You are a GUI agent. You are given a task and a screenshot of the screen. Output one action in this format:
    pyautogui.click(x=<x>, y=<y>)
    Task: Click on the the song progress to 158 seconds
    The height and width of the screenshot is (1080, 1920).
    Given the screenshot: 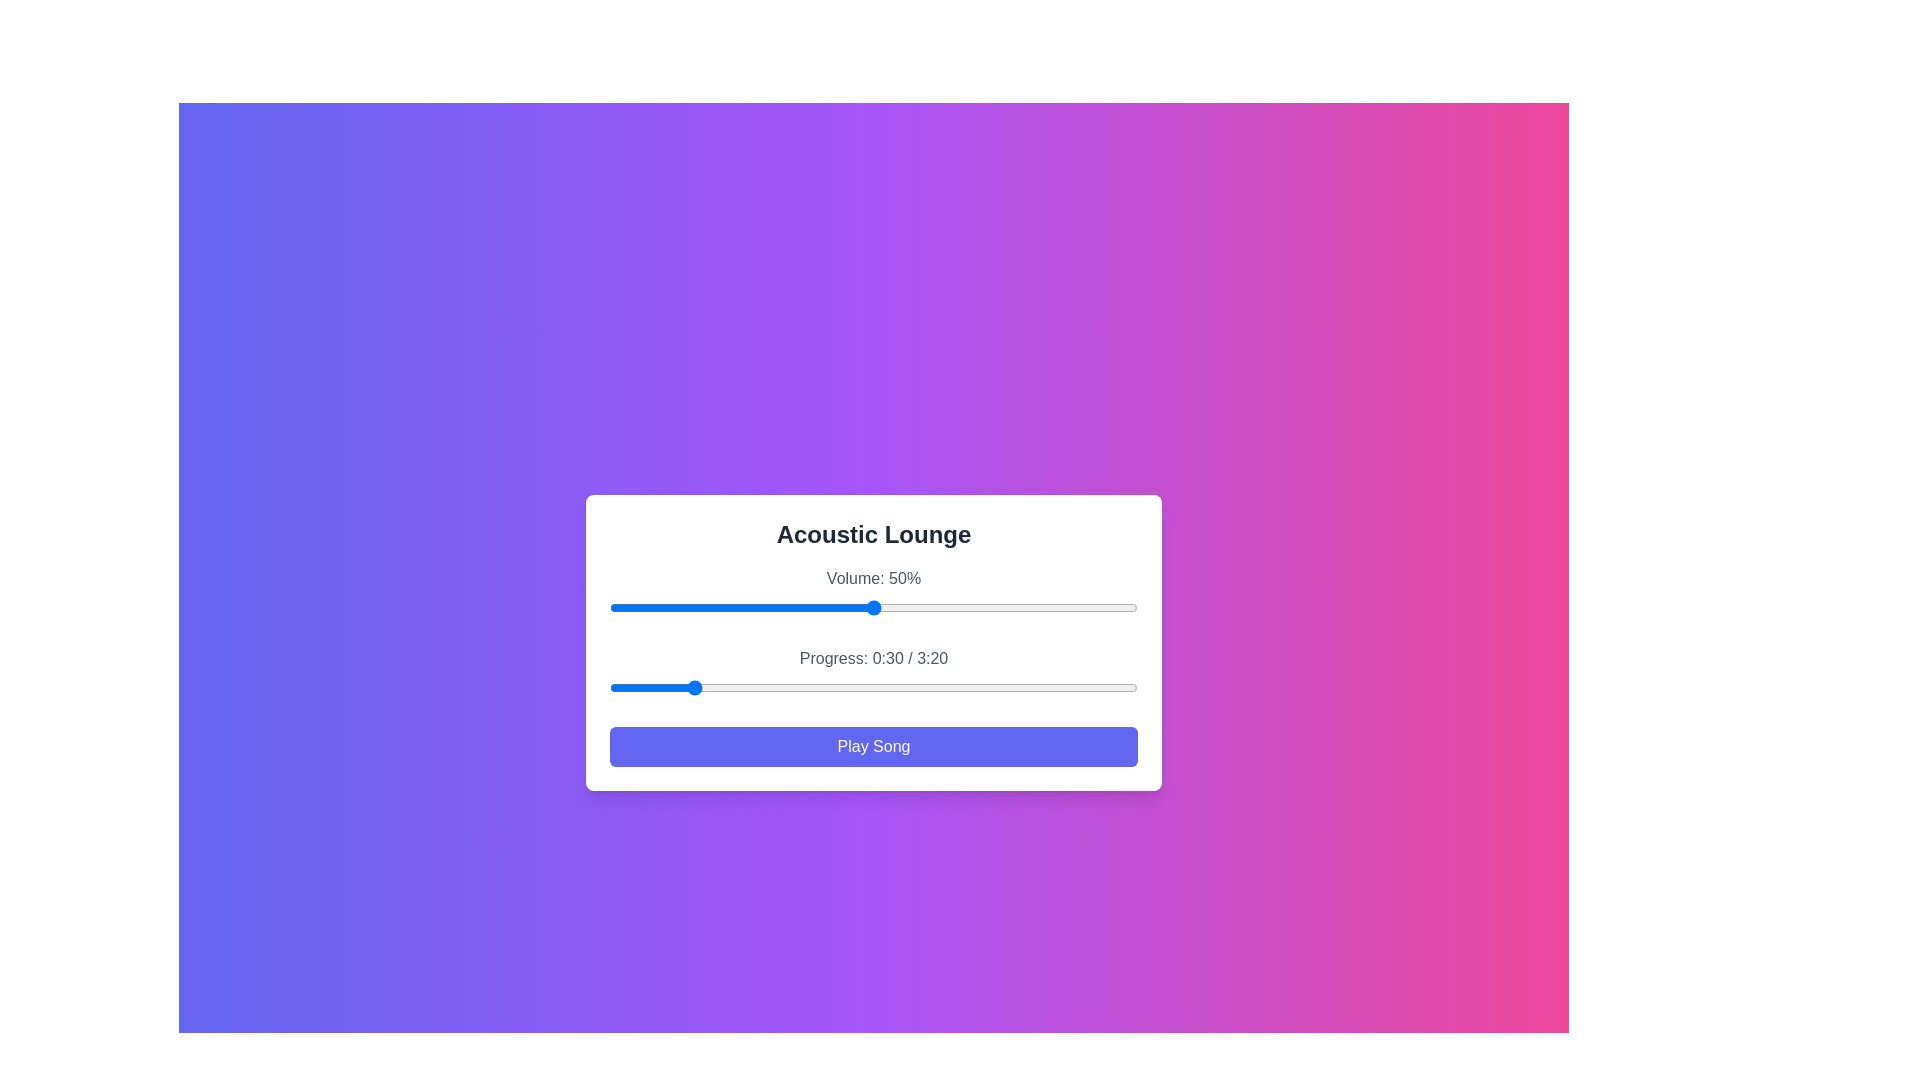 What is the action you would take?
    pyautogui.click(x=1027, y=686)
    